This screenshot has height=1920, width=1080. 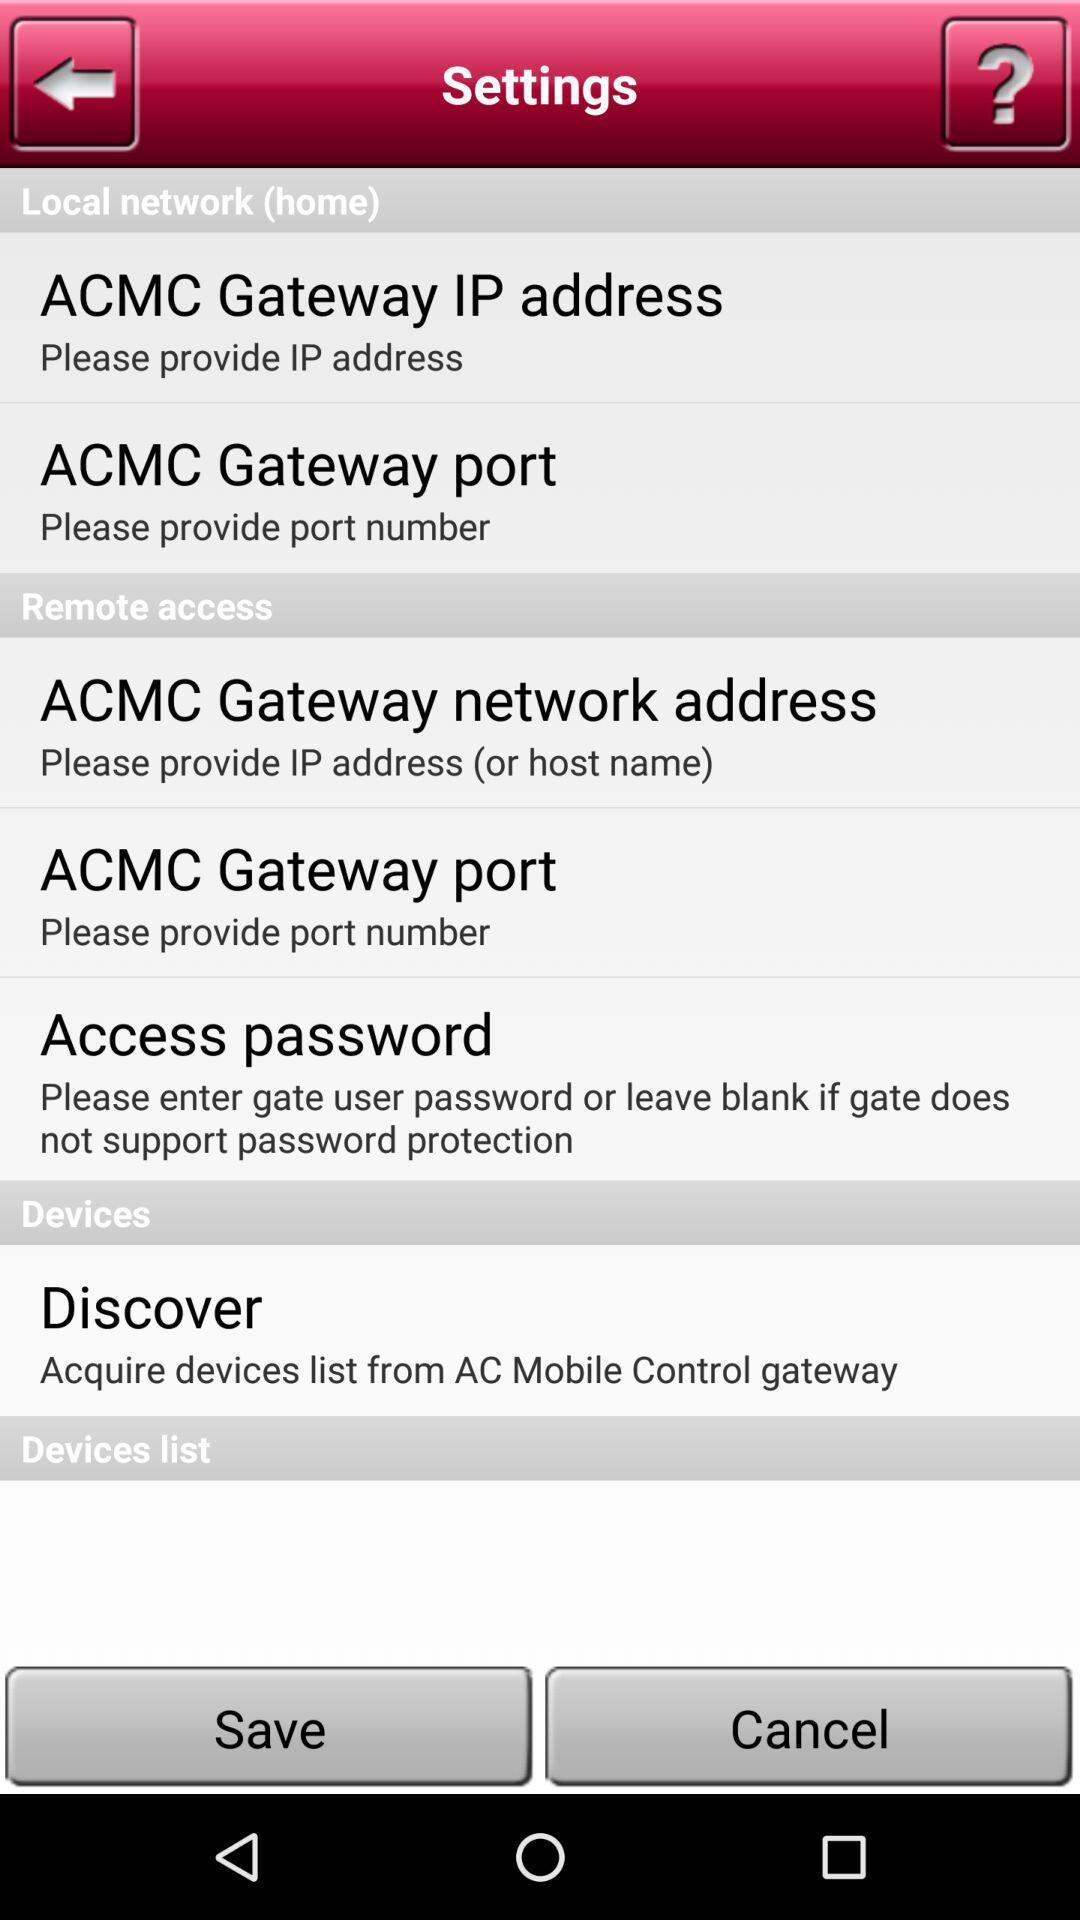 What do you see at coordinates (1005, 82) in the screenshot?
I see `click for help` at bounding box center [1005, 82].